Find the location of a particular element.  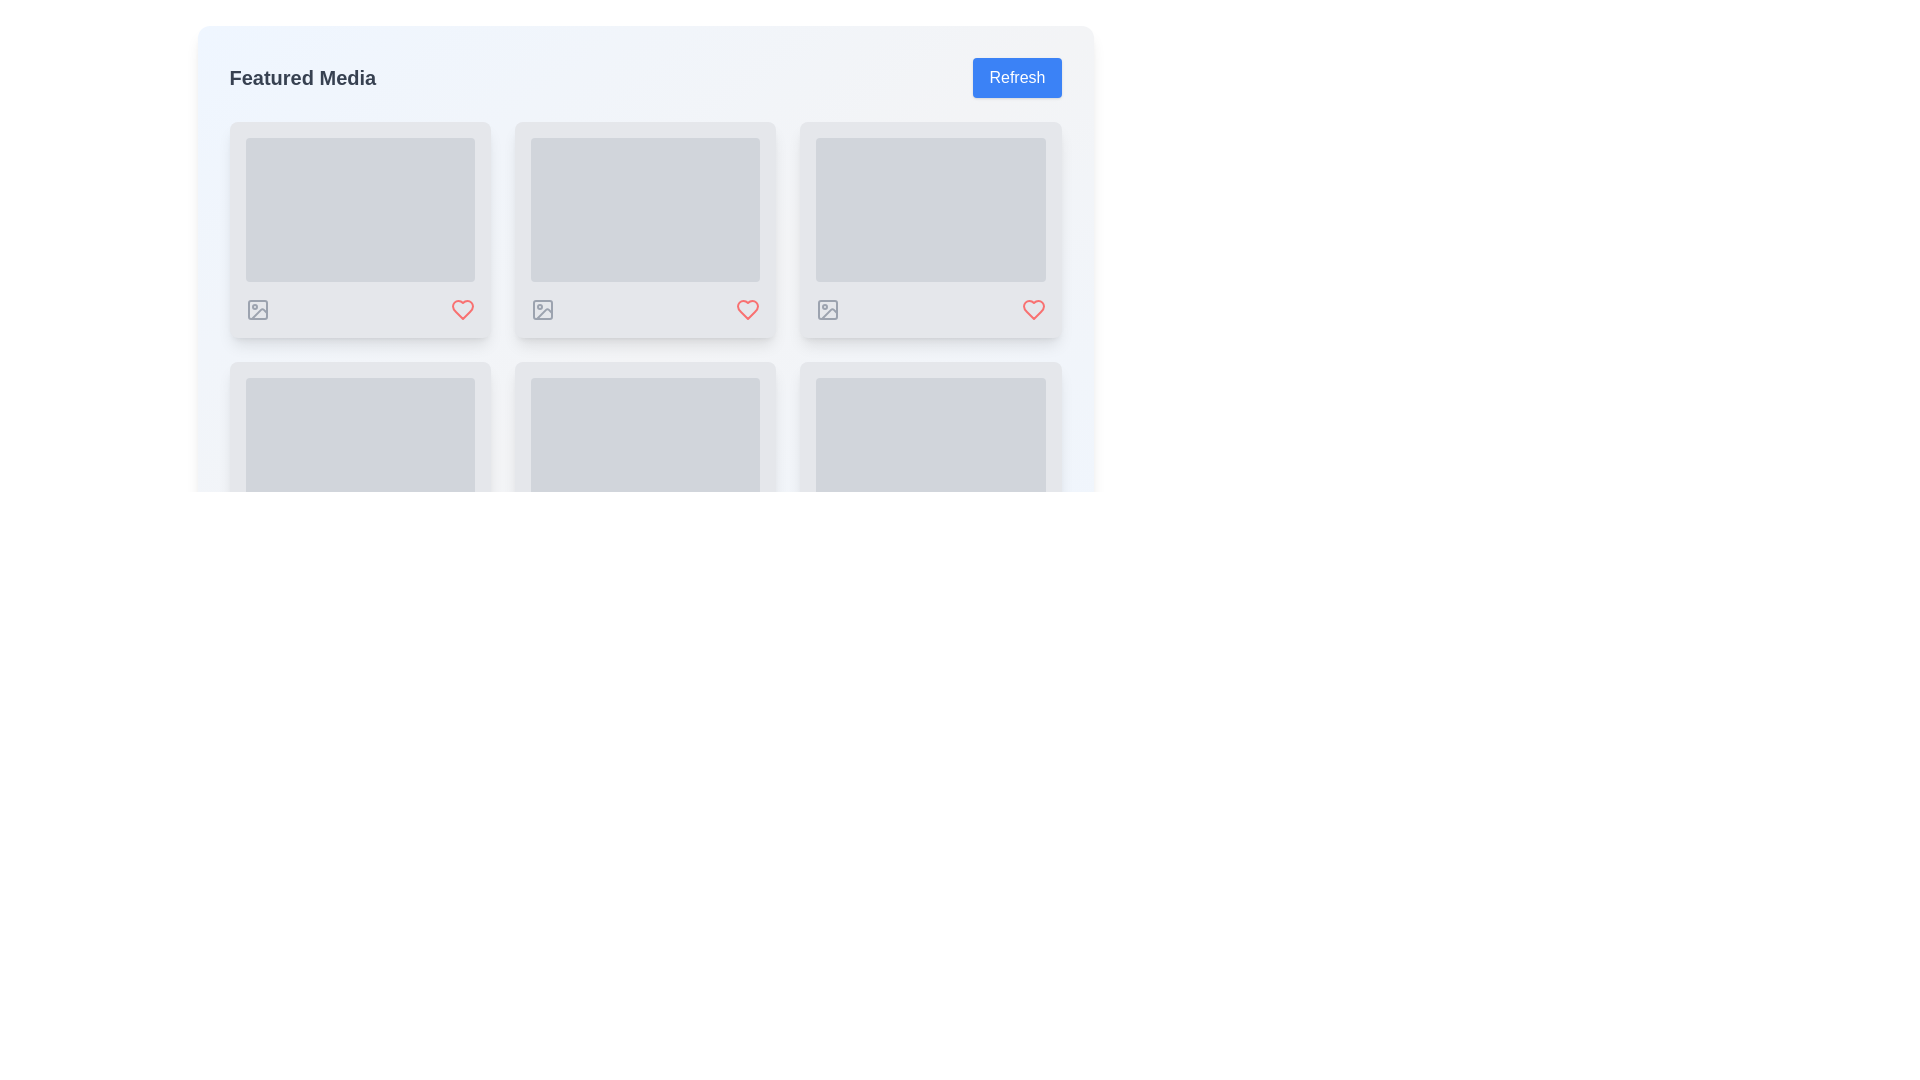

the Skeleton Loader element located in the top-left corner of the first card in the grid layout, which serves as a placeholder for loading content is located at coordinates (360, 209).